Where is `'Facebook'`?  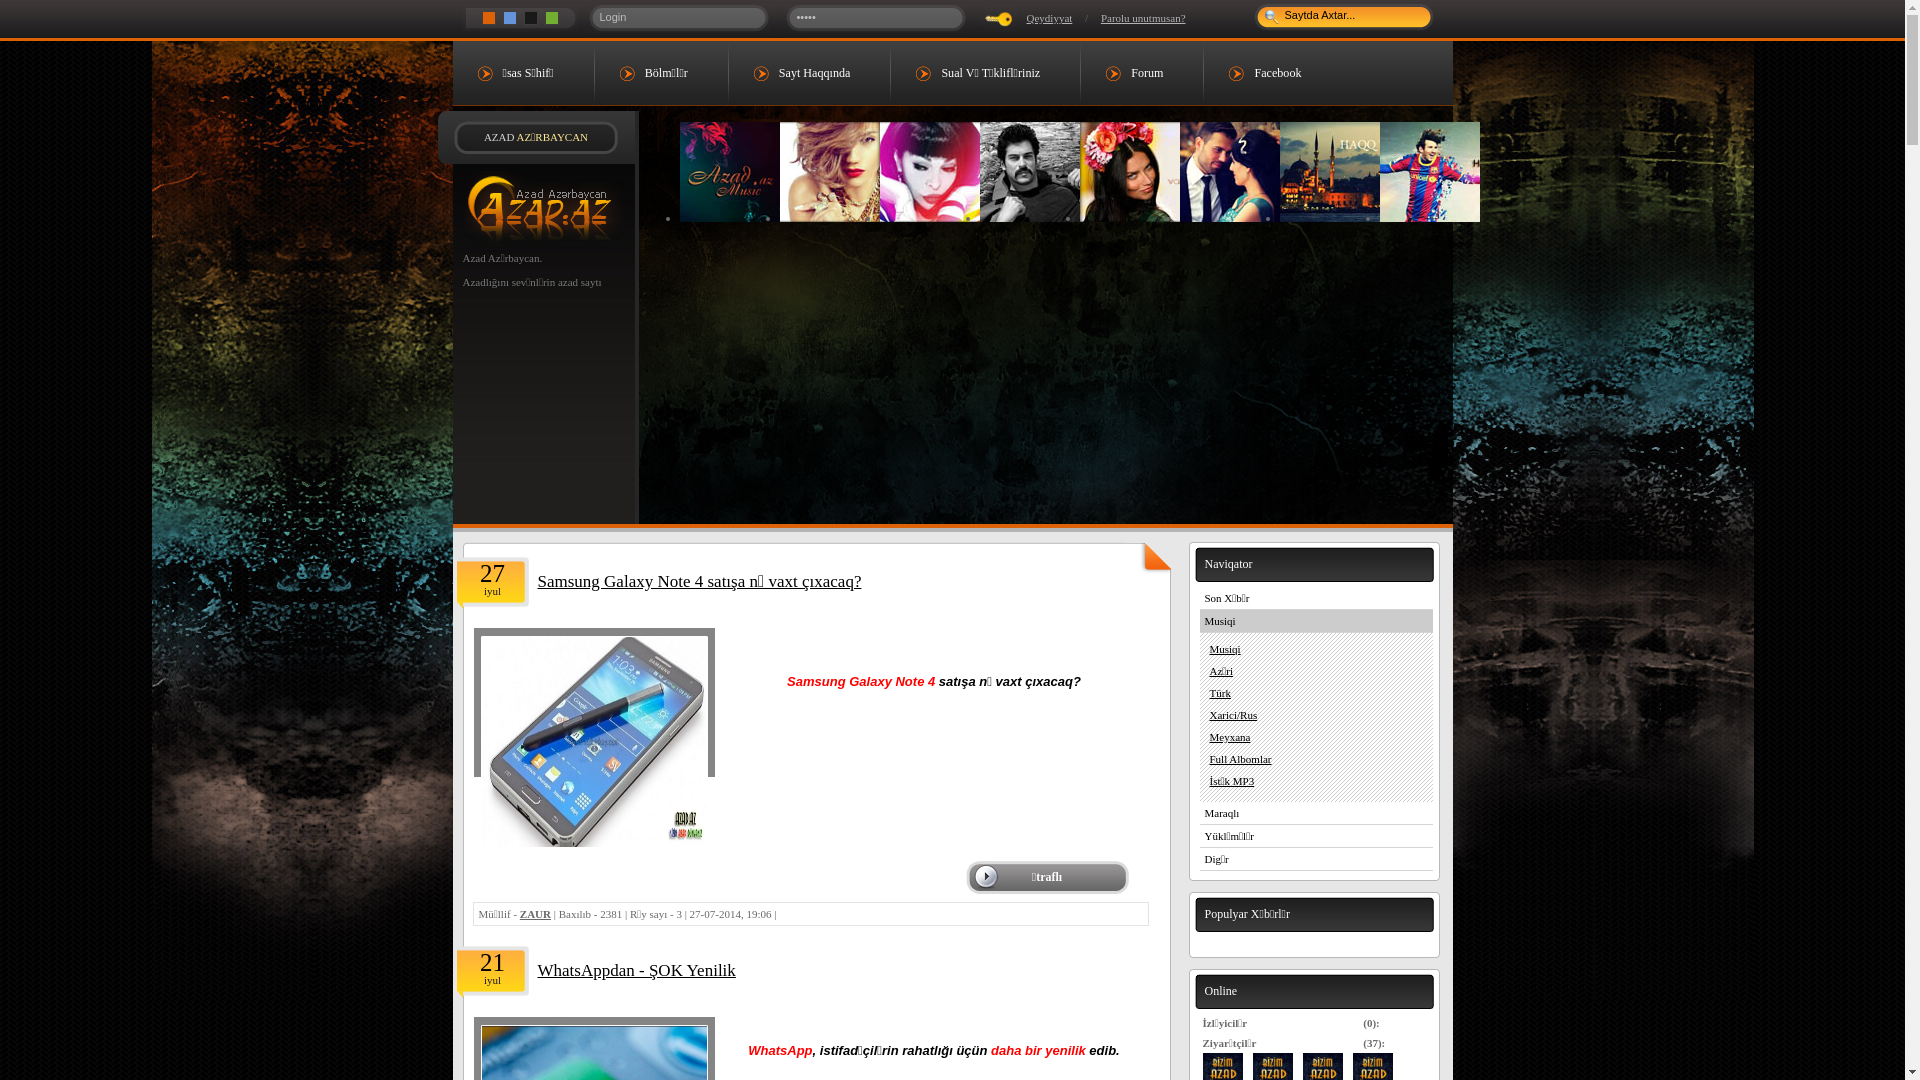
'Facebook' is located at coordinates (1271, 72).